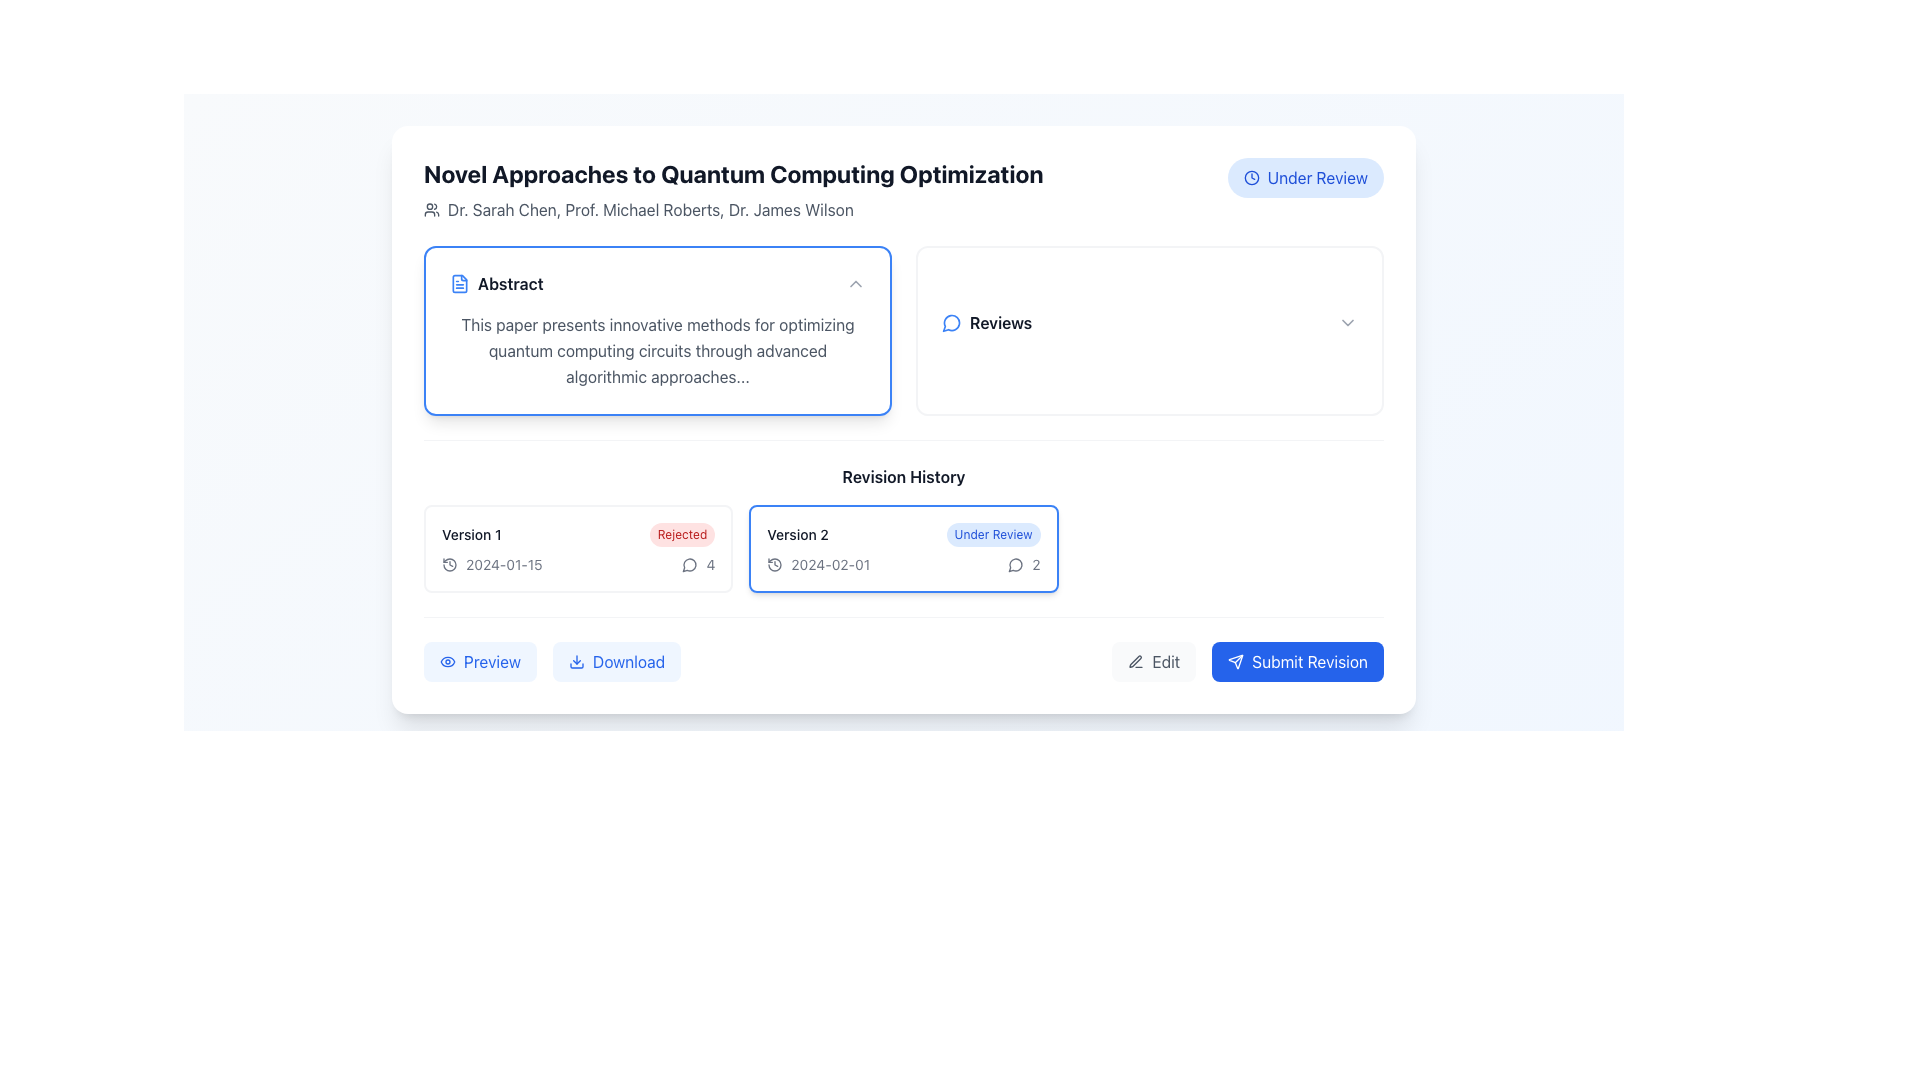  What do you see at coordinates (1317, 176) in the screenshot?
I see `displayed text on the 'Under Review' text label, which is in blue font color on a light blue background, located in the top-right corner of the main content section` at bounding box center [1317, 176].